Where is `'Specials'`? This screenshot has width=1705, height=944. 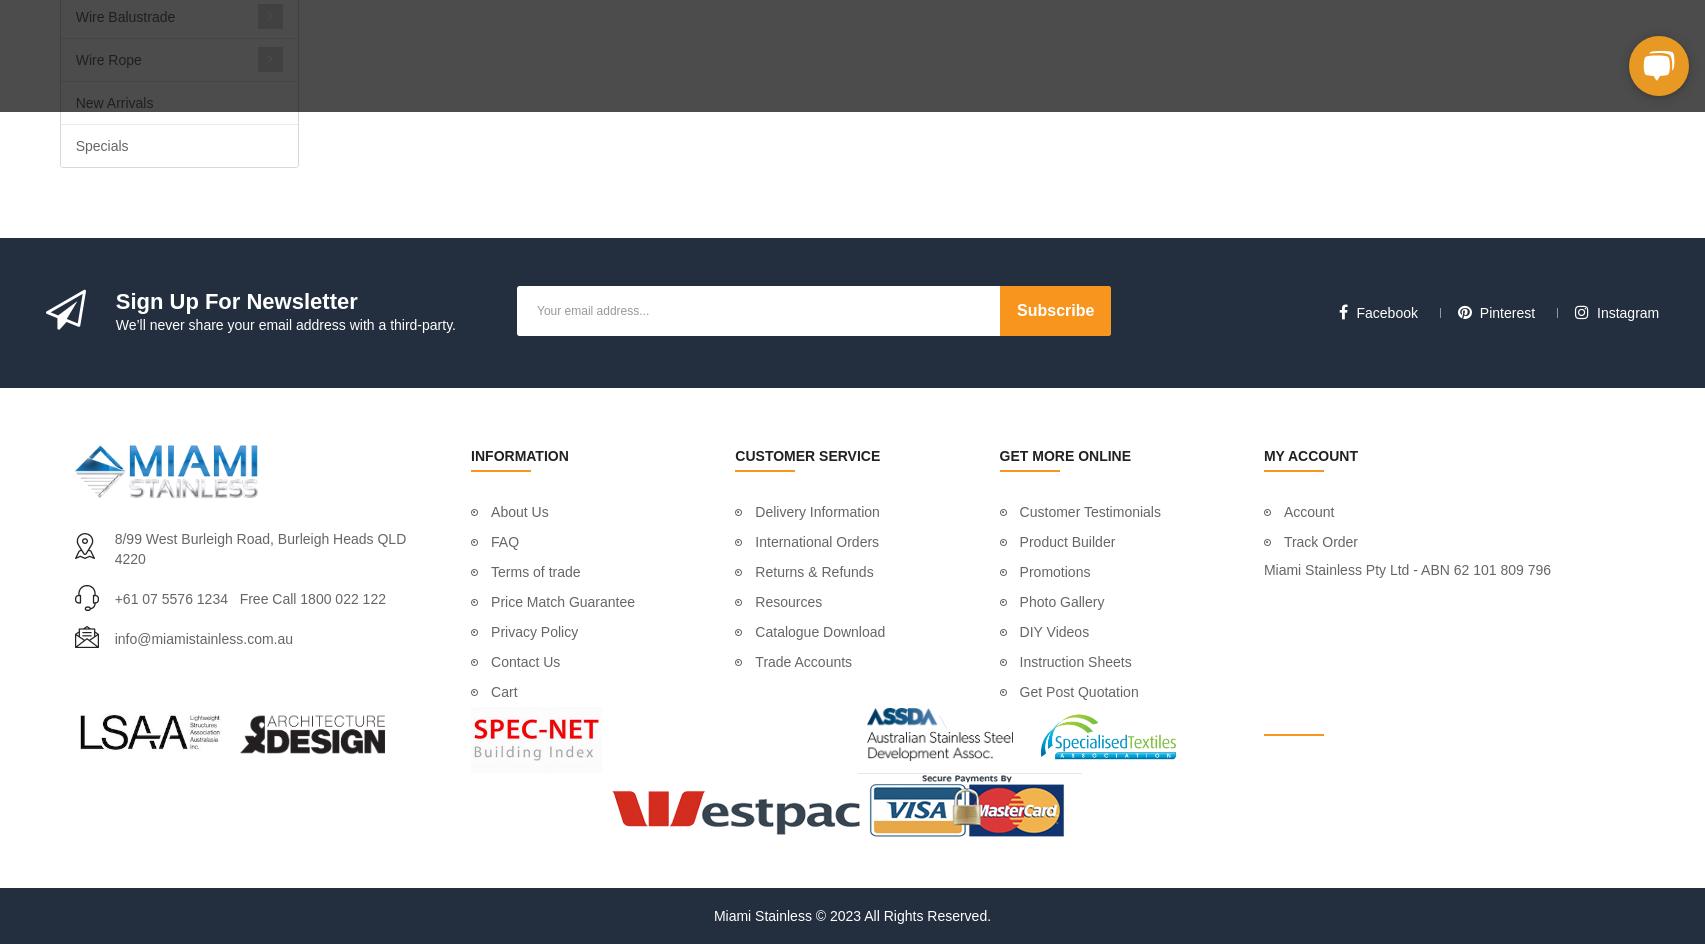 'Specials' is located at coordinates (101, 146).